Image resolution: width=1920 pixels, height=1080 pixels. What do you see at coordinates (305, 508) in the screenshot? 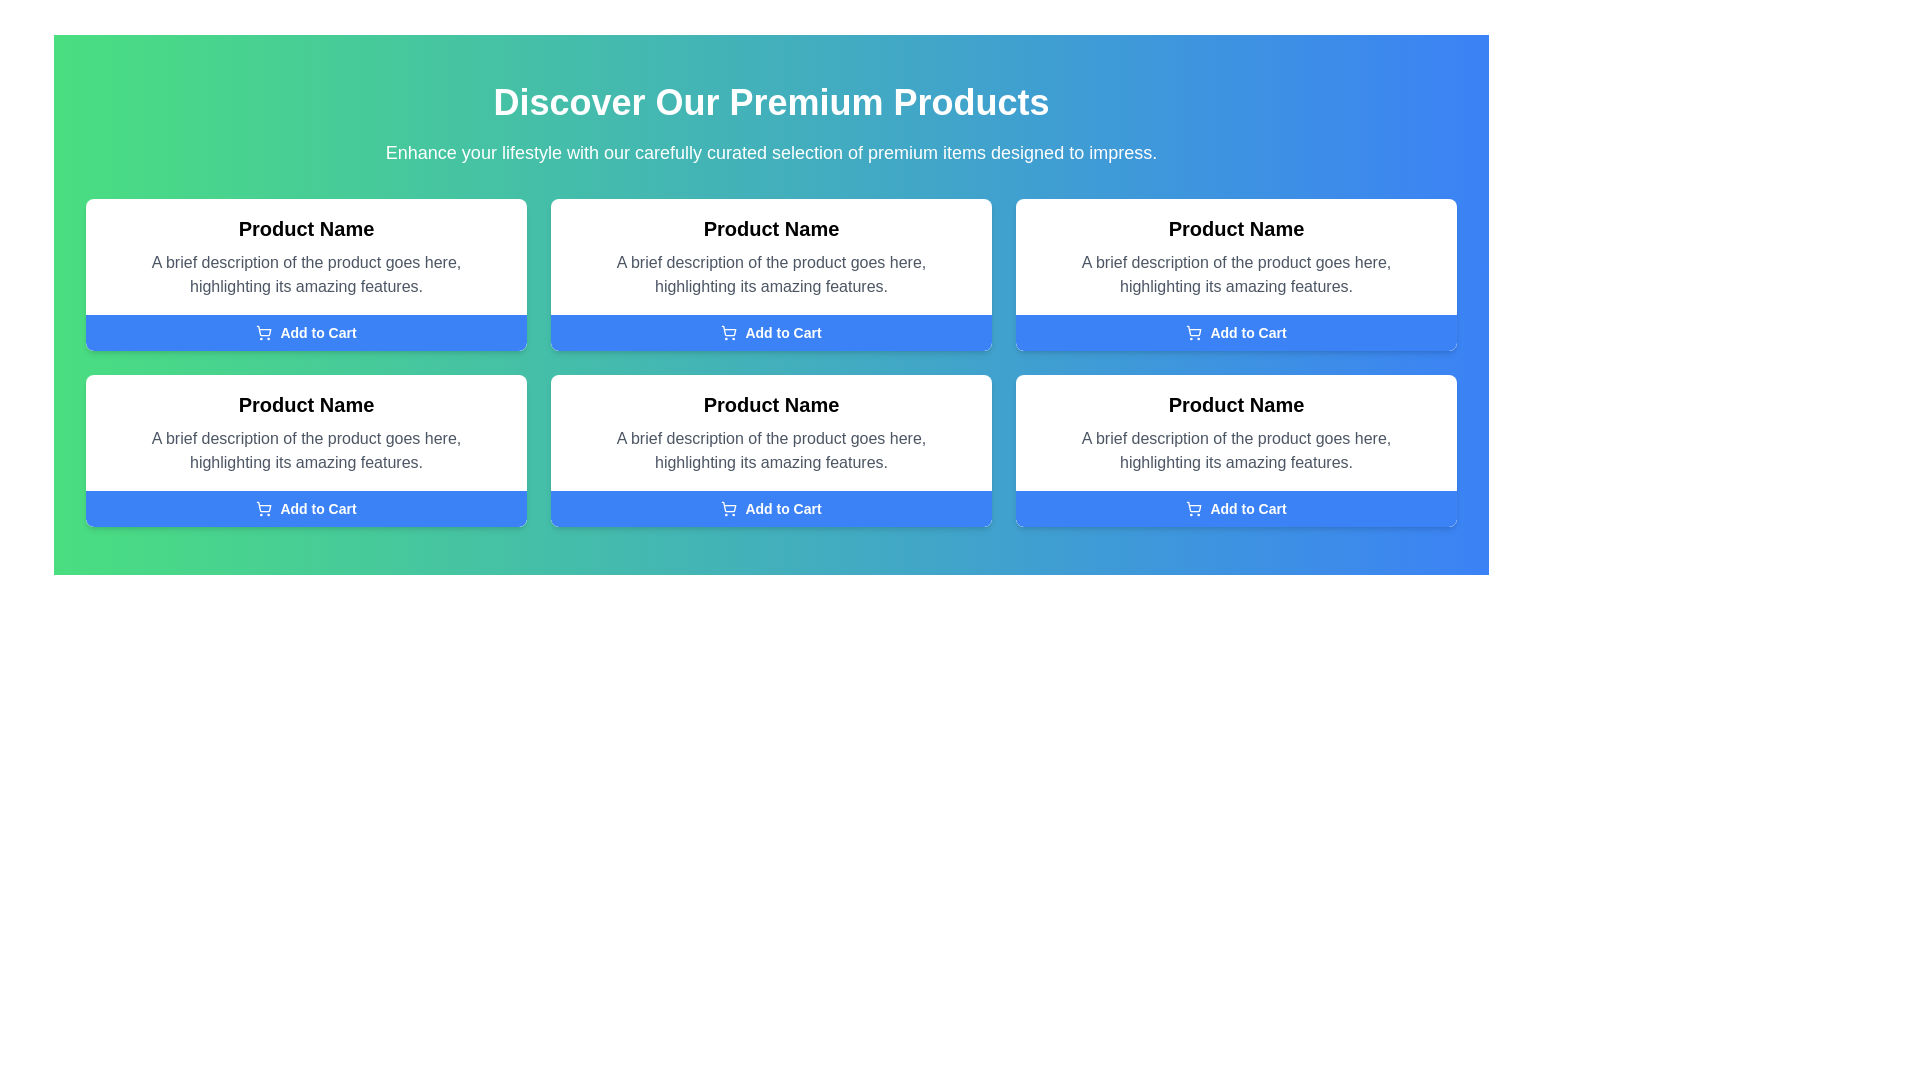
I see `the button located at the bottom edge of the fourth product card in the second row of a 3x2 grid layout` at bounding box center [305, 508].